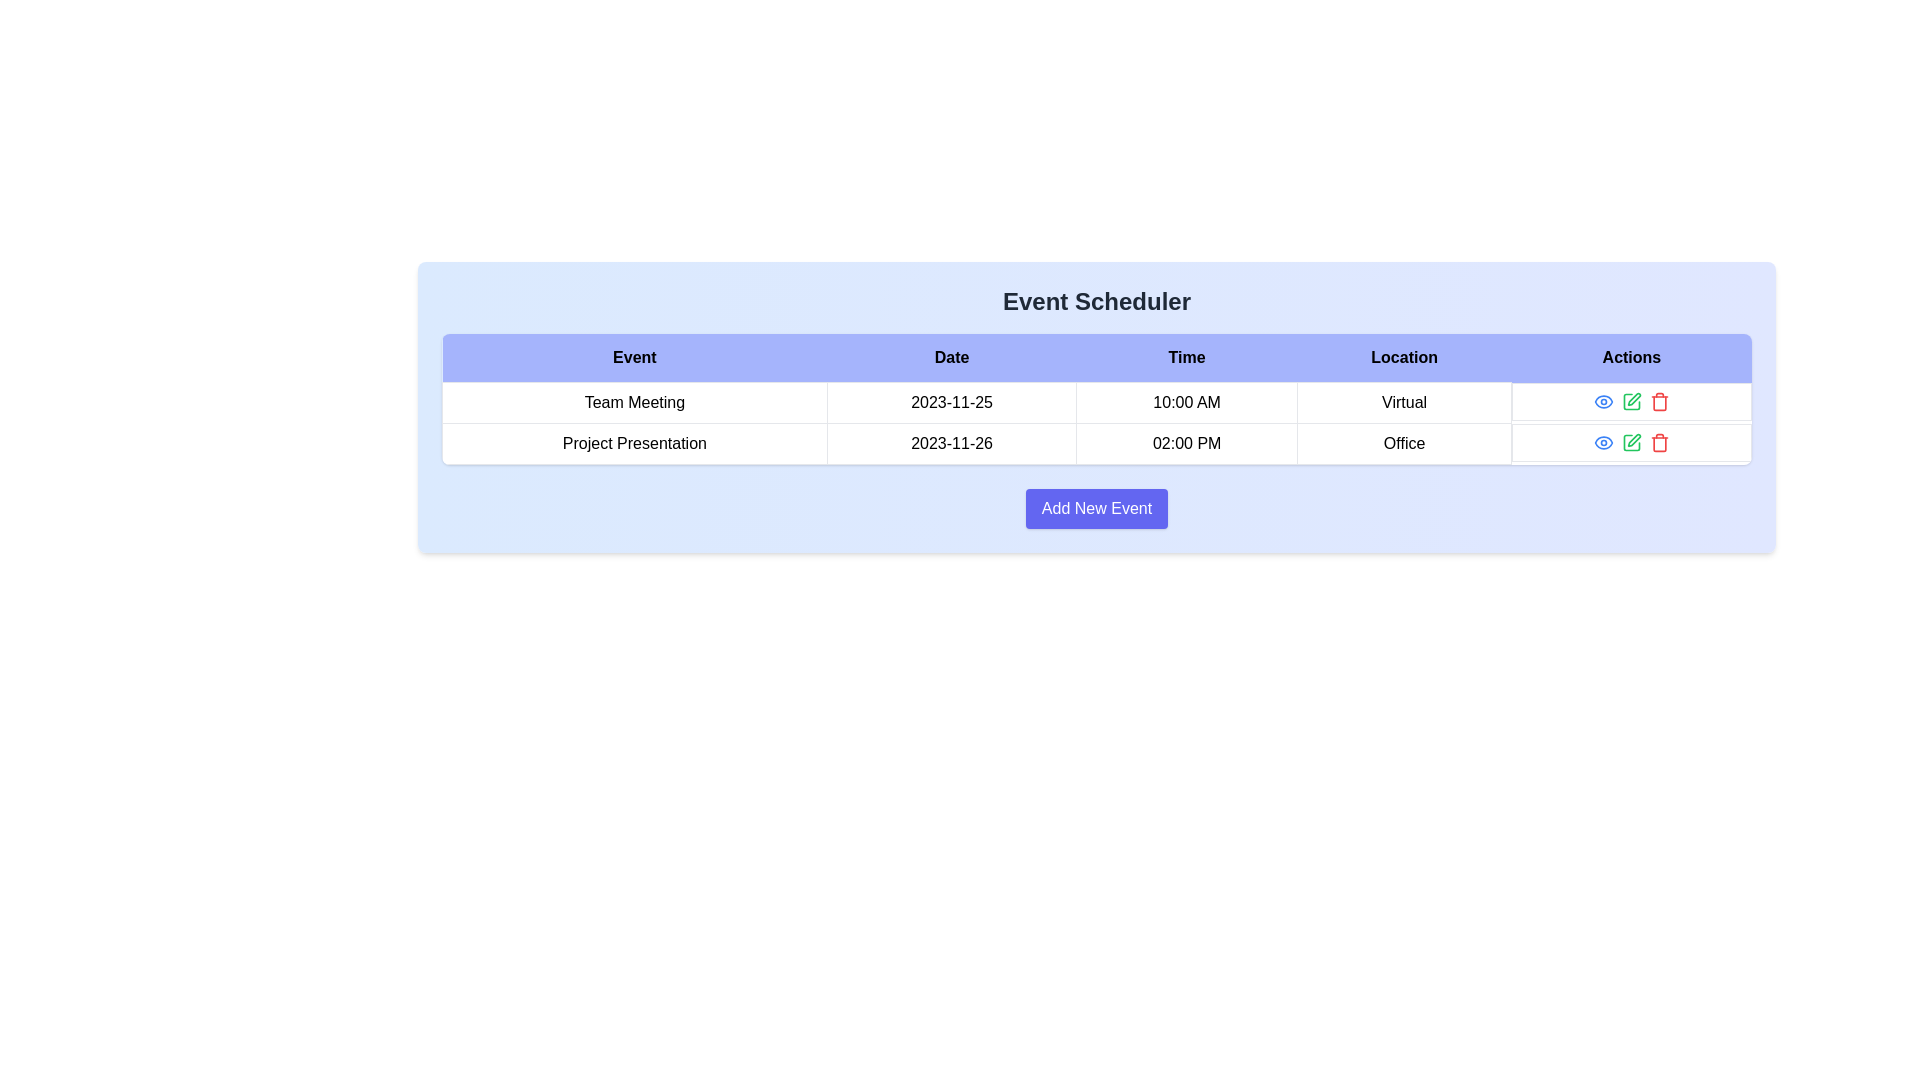  Describe the element at coordinates (633, 357) in the screenshot. I see `the 'Event' text label, which is the first column header of the table indicating that the entries below pertain to events` at that location.